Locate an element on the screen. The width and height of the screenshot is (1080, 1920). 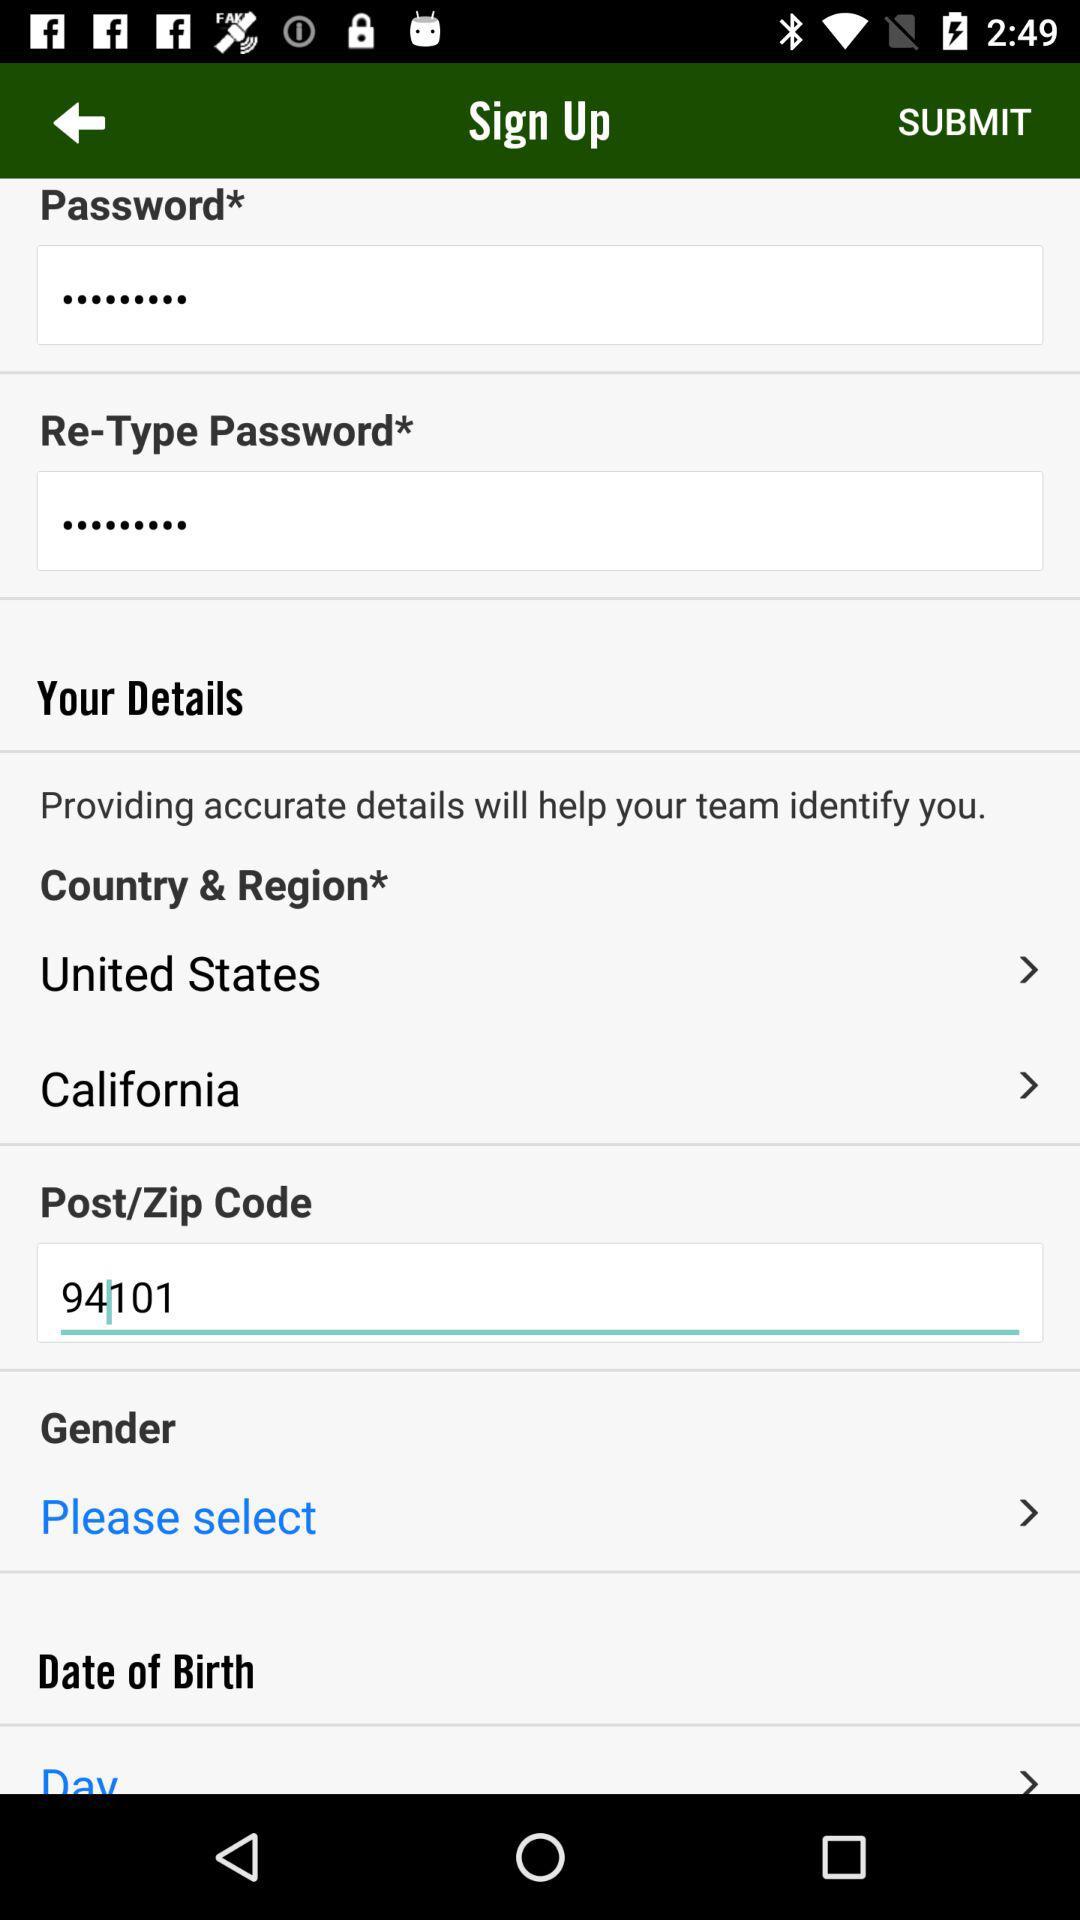
post/zip code item is located at coordinates (540, 1200).